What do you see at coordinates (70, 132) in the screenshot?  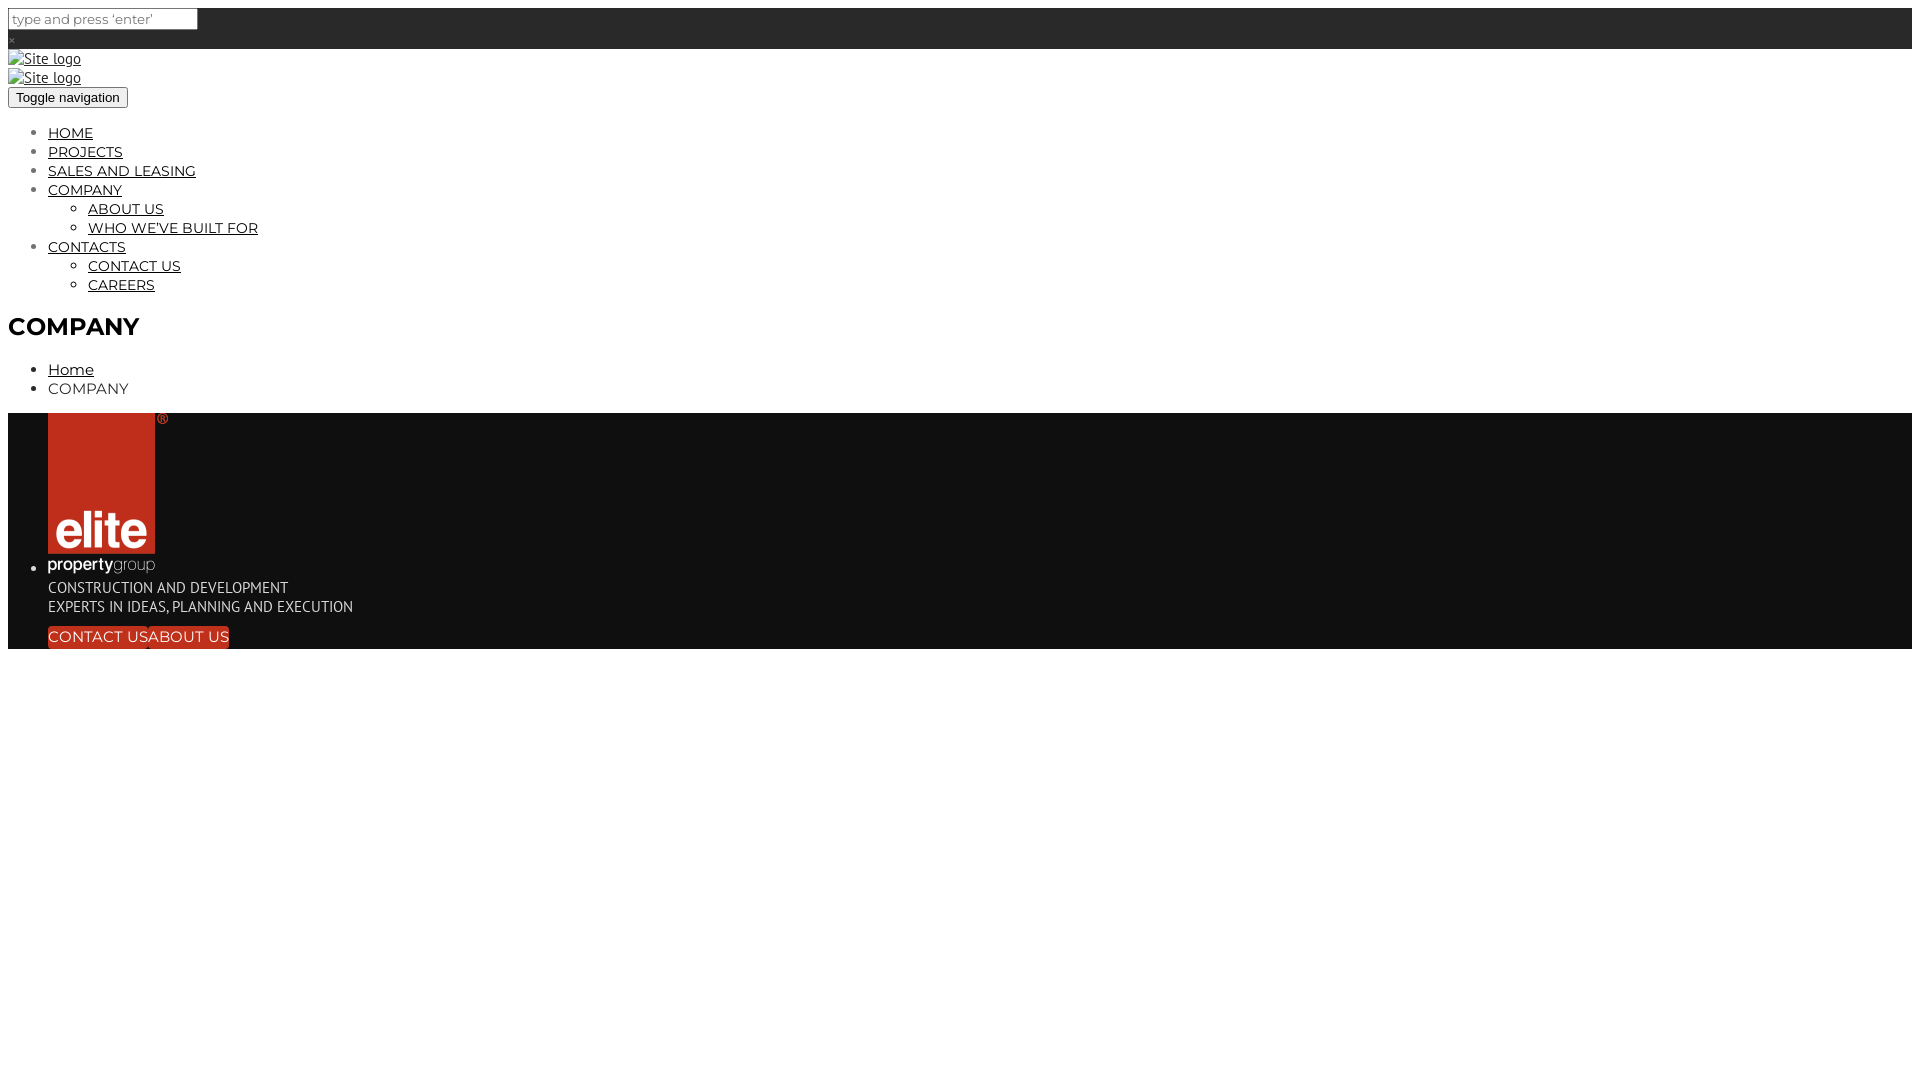 I see `'HOME'` at bounding box center [70, 132].